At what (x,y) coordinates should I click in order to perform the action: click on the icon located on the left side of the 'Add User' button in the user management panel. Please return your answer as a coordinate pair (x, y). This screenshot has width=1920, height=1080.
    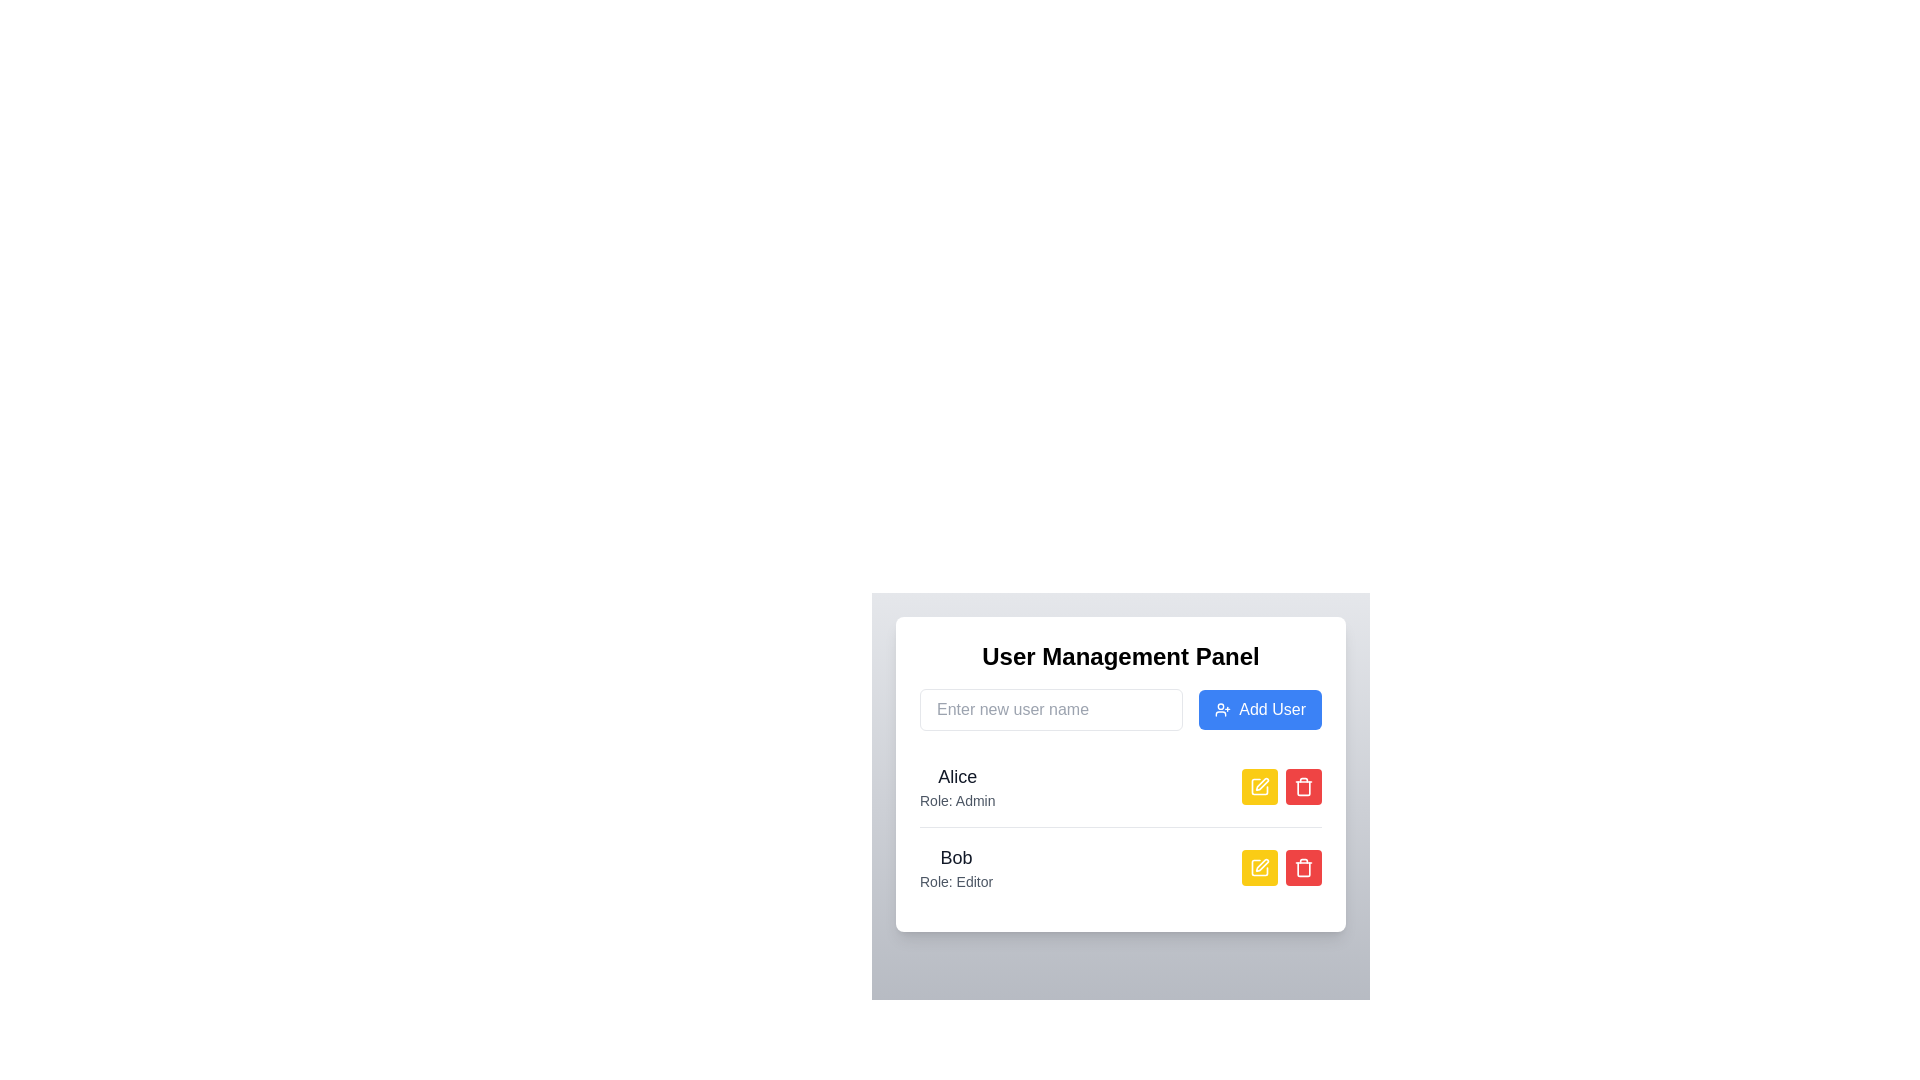
    Looking at the image, I should click on (1222, 708).